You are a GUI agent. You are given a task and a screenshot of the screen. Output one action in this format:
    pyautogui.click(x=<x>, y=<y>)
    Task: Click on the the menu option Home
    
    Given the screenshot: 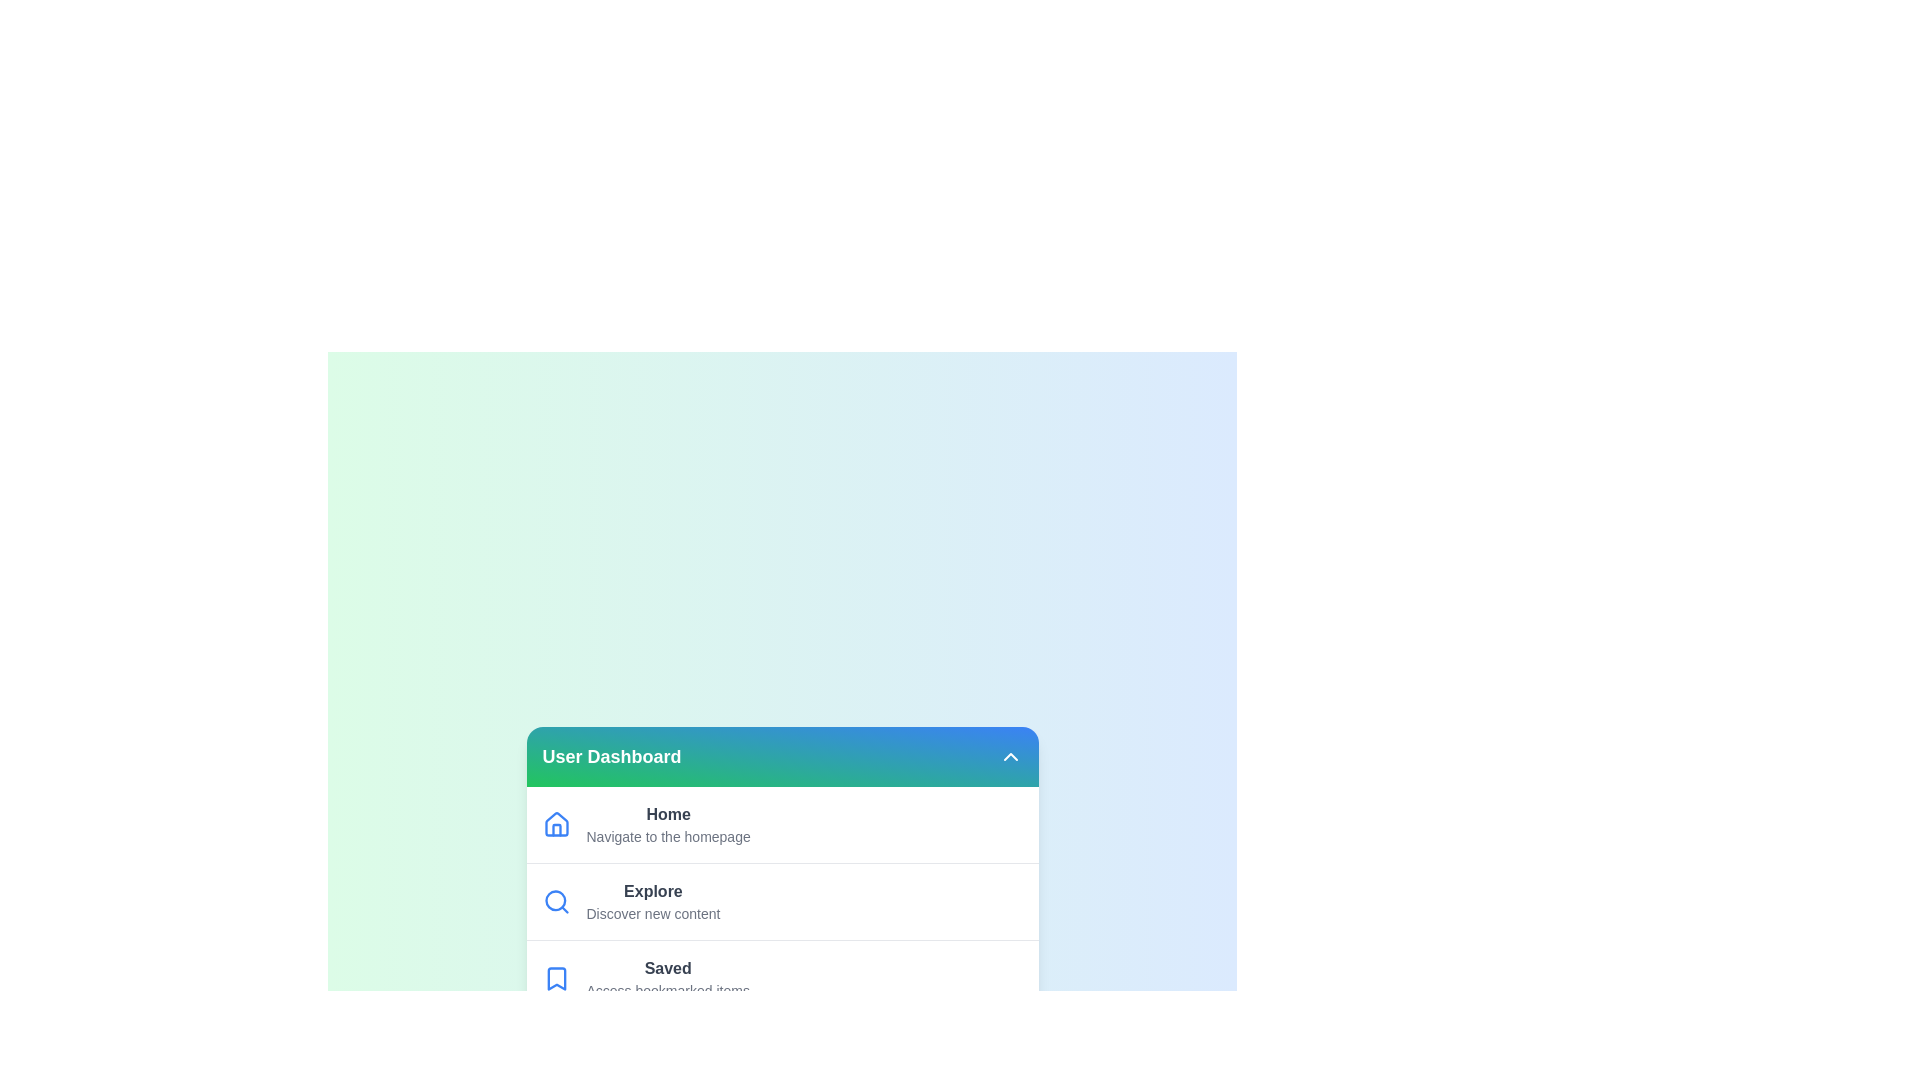 What is the action you would take?
    pyautogui.click(x=781, y=825)
    